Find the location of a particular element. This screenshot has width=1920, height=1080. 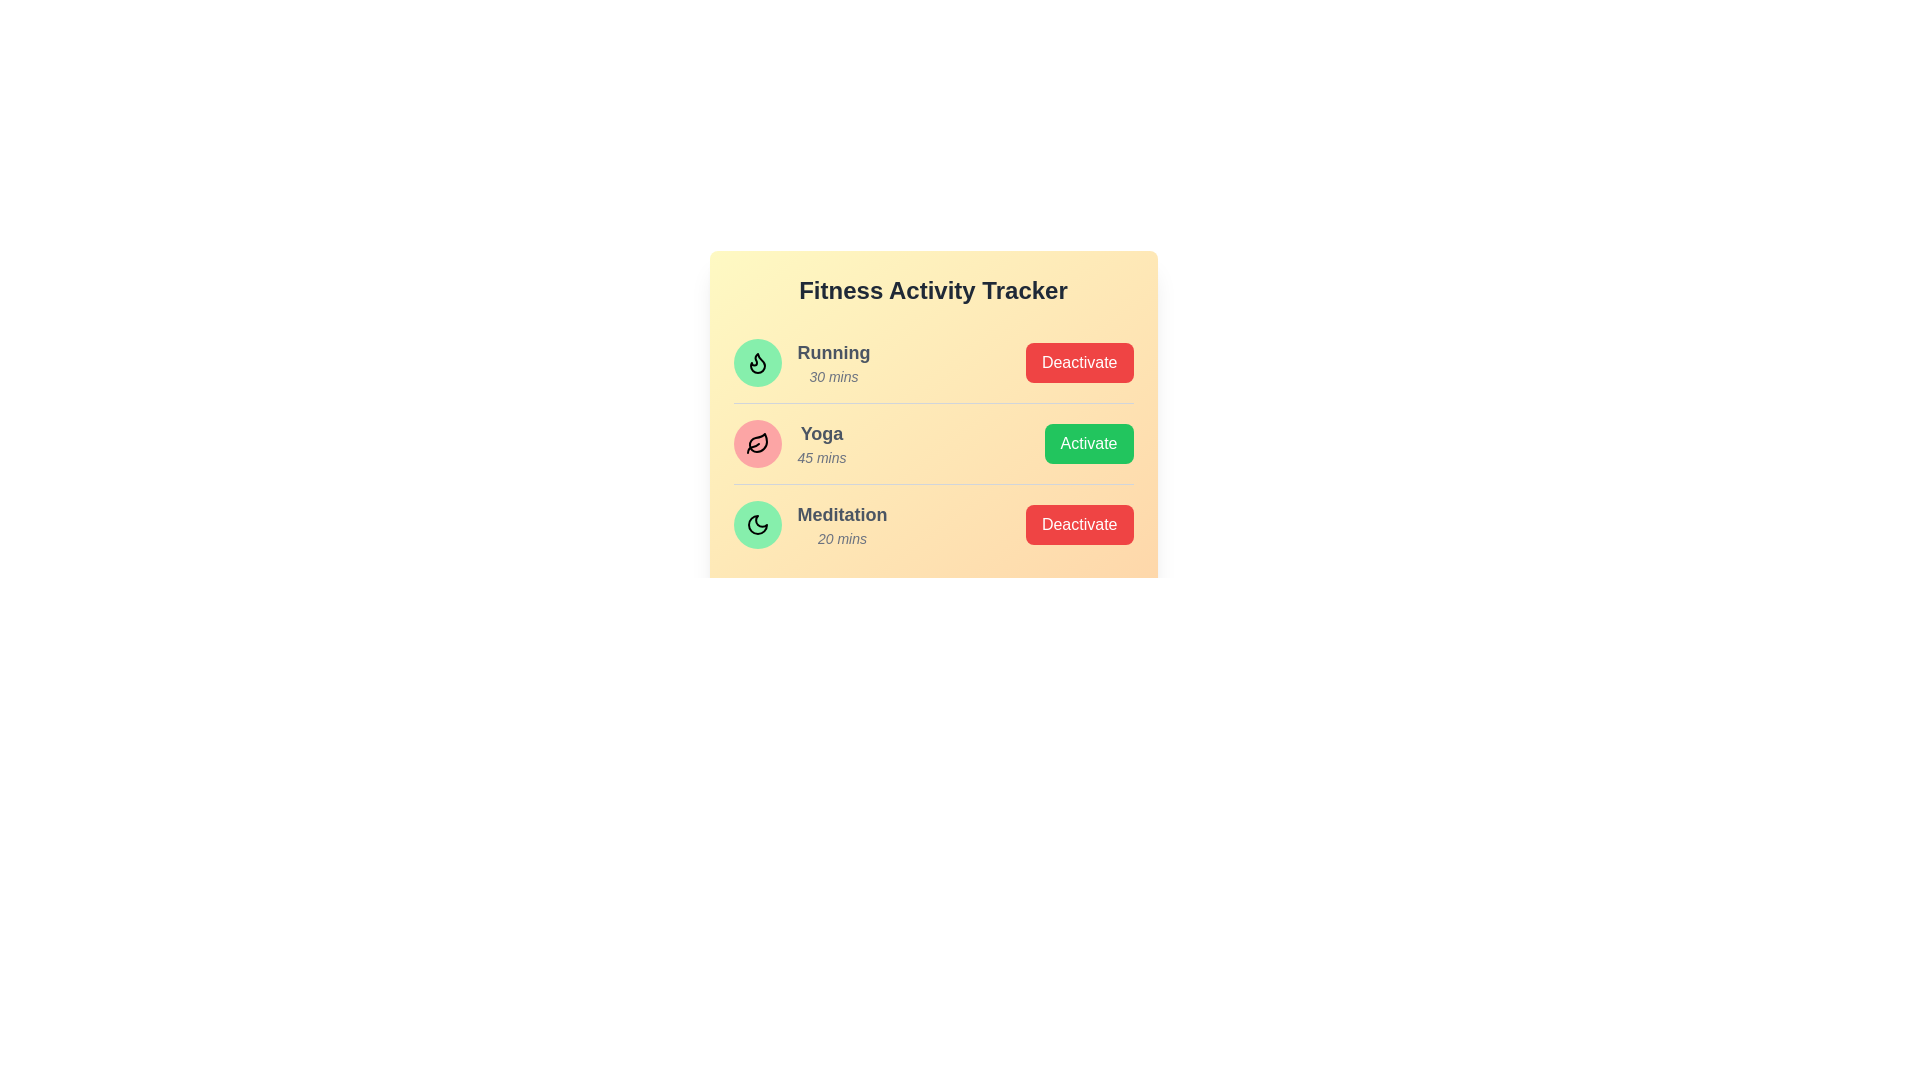

button to toggle the status of the activity Running is located at coordinates (1078, 362).